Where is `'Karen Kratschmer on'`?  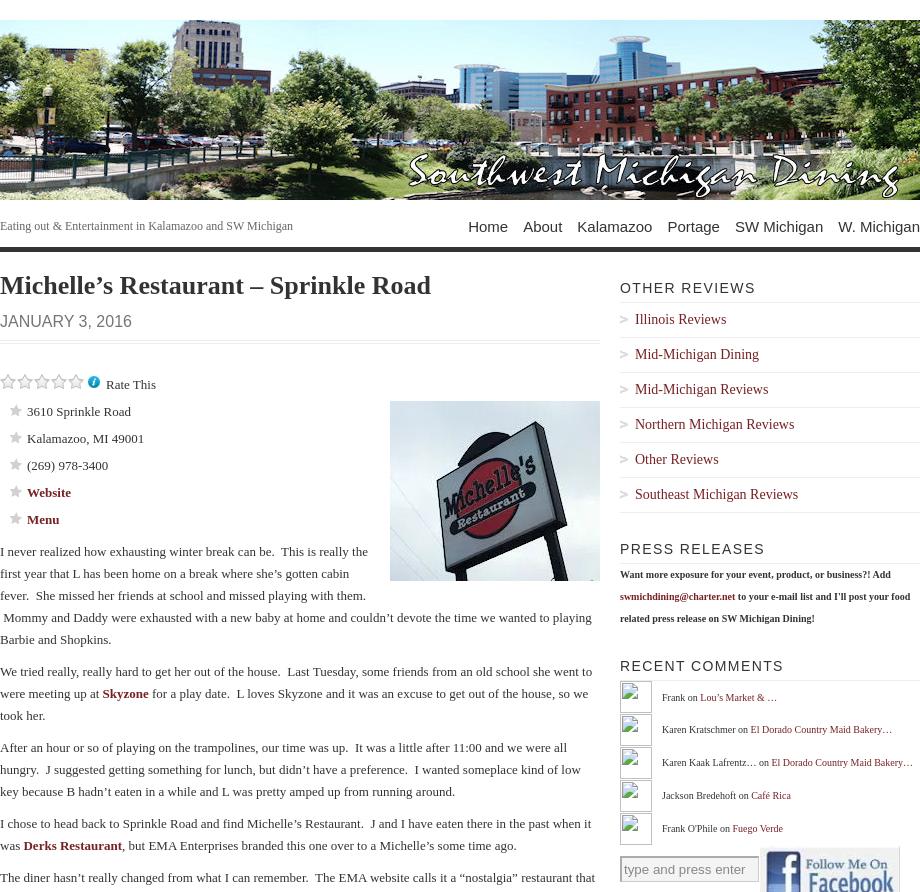
'Karen Kratschmer on' is located at coordinates (706, 728).